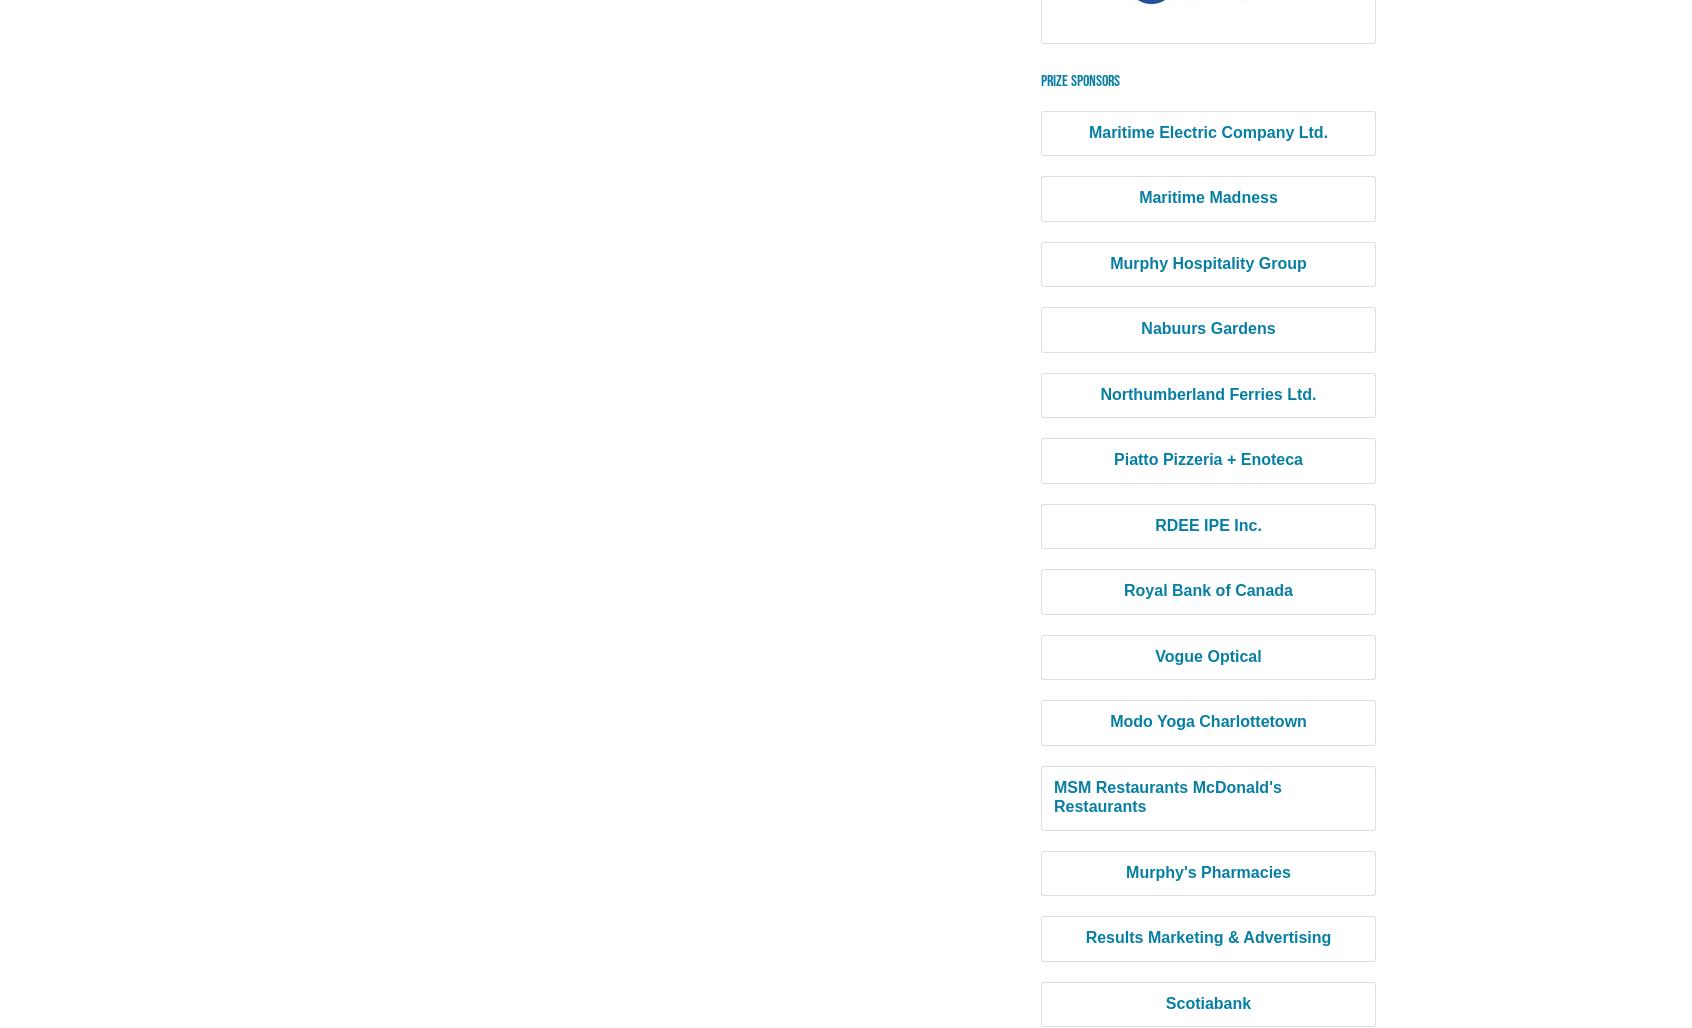 Image resolution: width=1692 pixels, height=1028 pixels. What do you see at coordinates (1207, 131) in the screenshot?
I see `'Maritime Electric Company Ltd.'` at bounding box center [1207, 131].